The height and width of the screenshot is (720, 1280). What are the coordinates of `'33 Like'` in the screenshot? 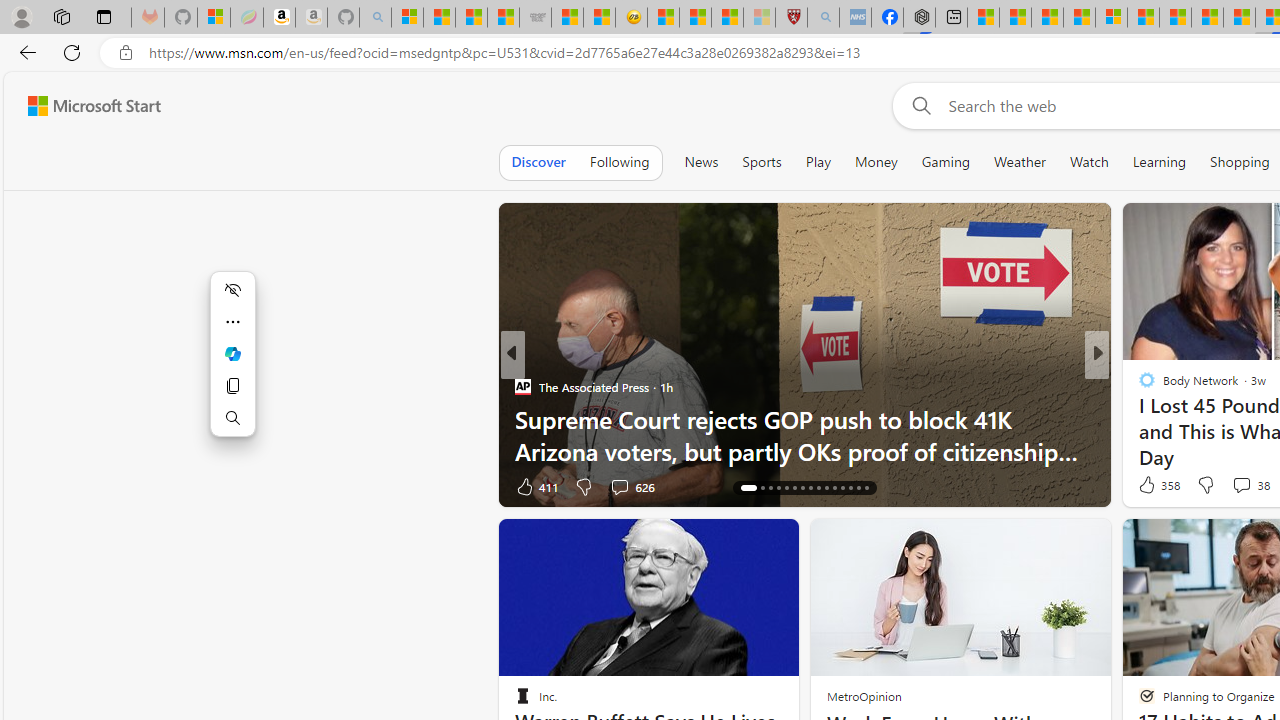 It's located at (1149, 486).